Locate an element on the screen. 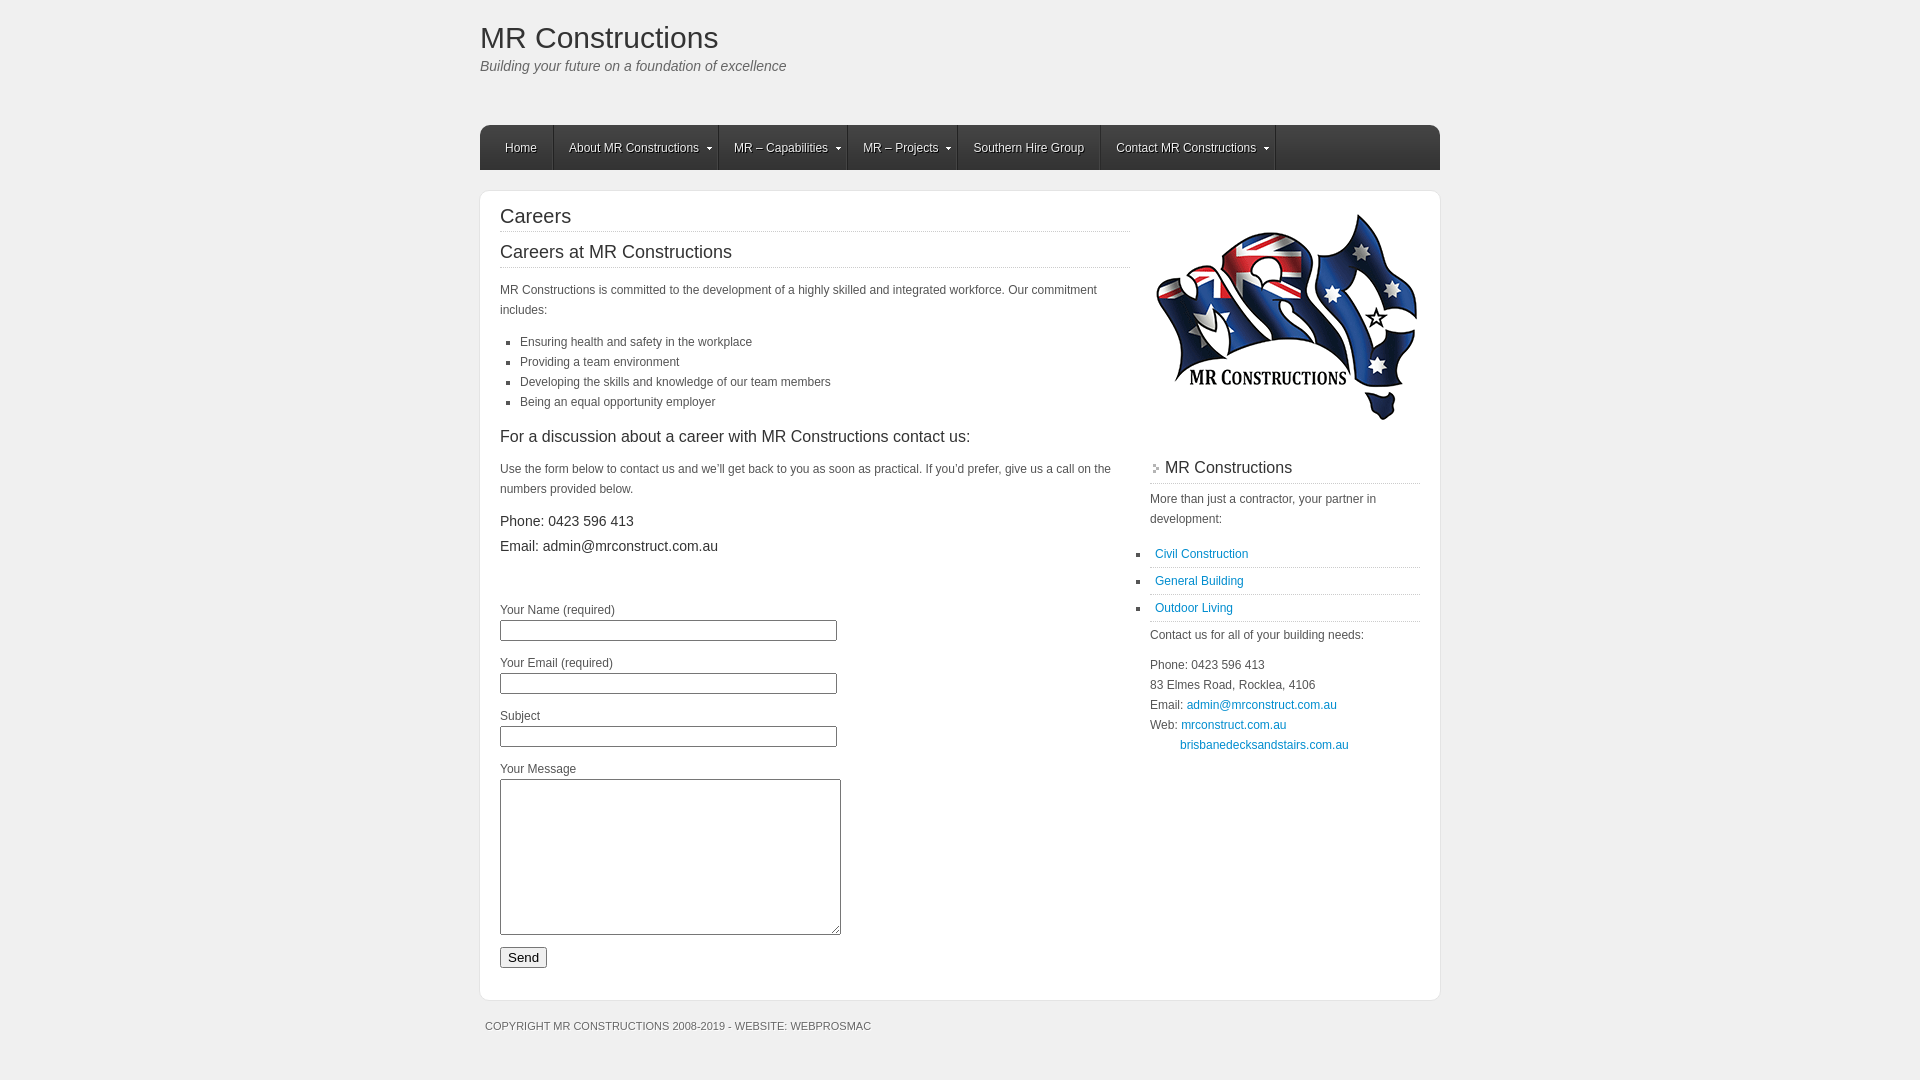 The width and height of the screenshot is (1920, 1080). 'brisbanedecksandstairs.com.au' is located at coordinates (1263, 744).